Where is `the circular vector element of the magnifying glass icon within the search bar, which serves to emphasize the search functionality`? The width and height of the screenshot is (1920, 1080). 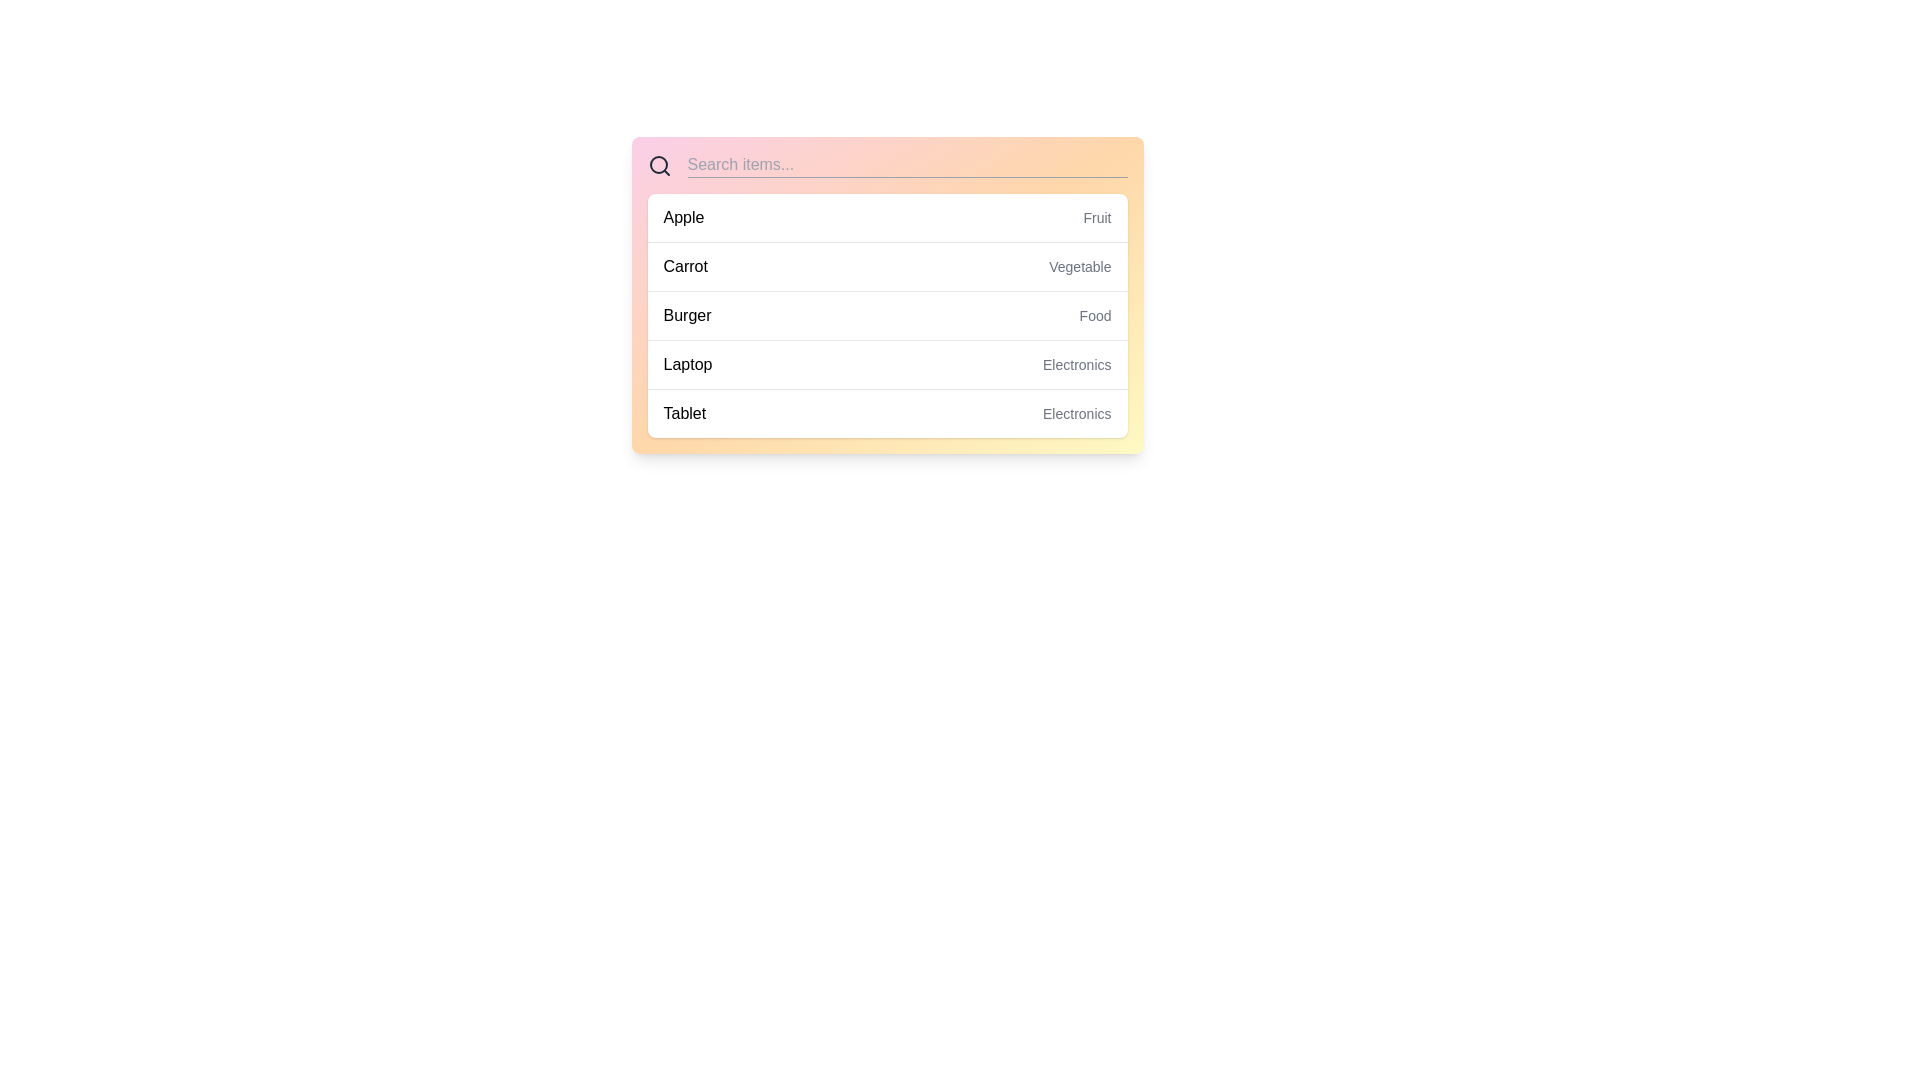
the circular vector element of the magnifying glass icon within the search bar, which serves to emphasize the search functionality is located at coordinates (658, 163).